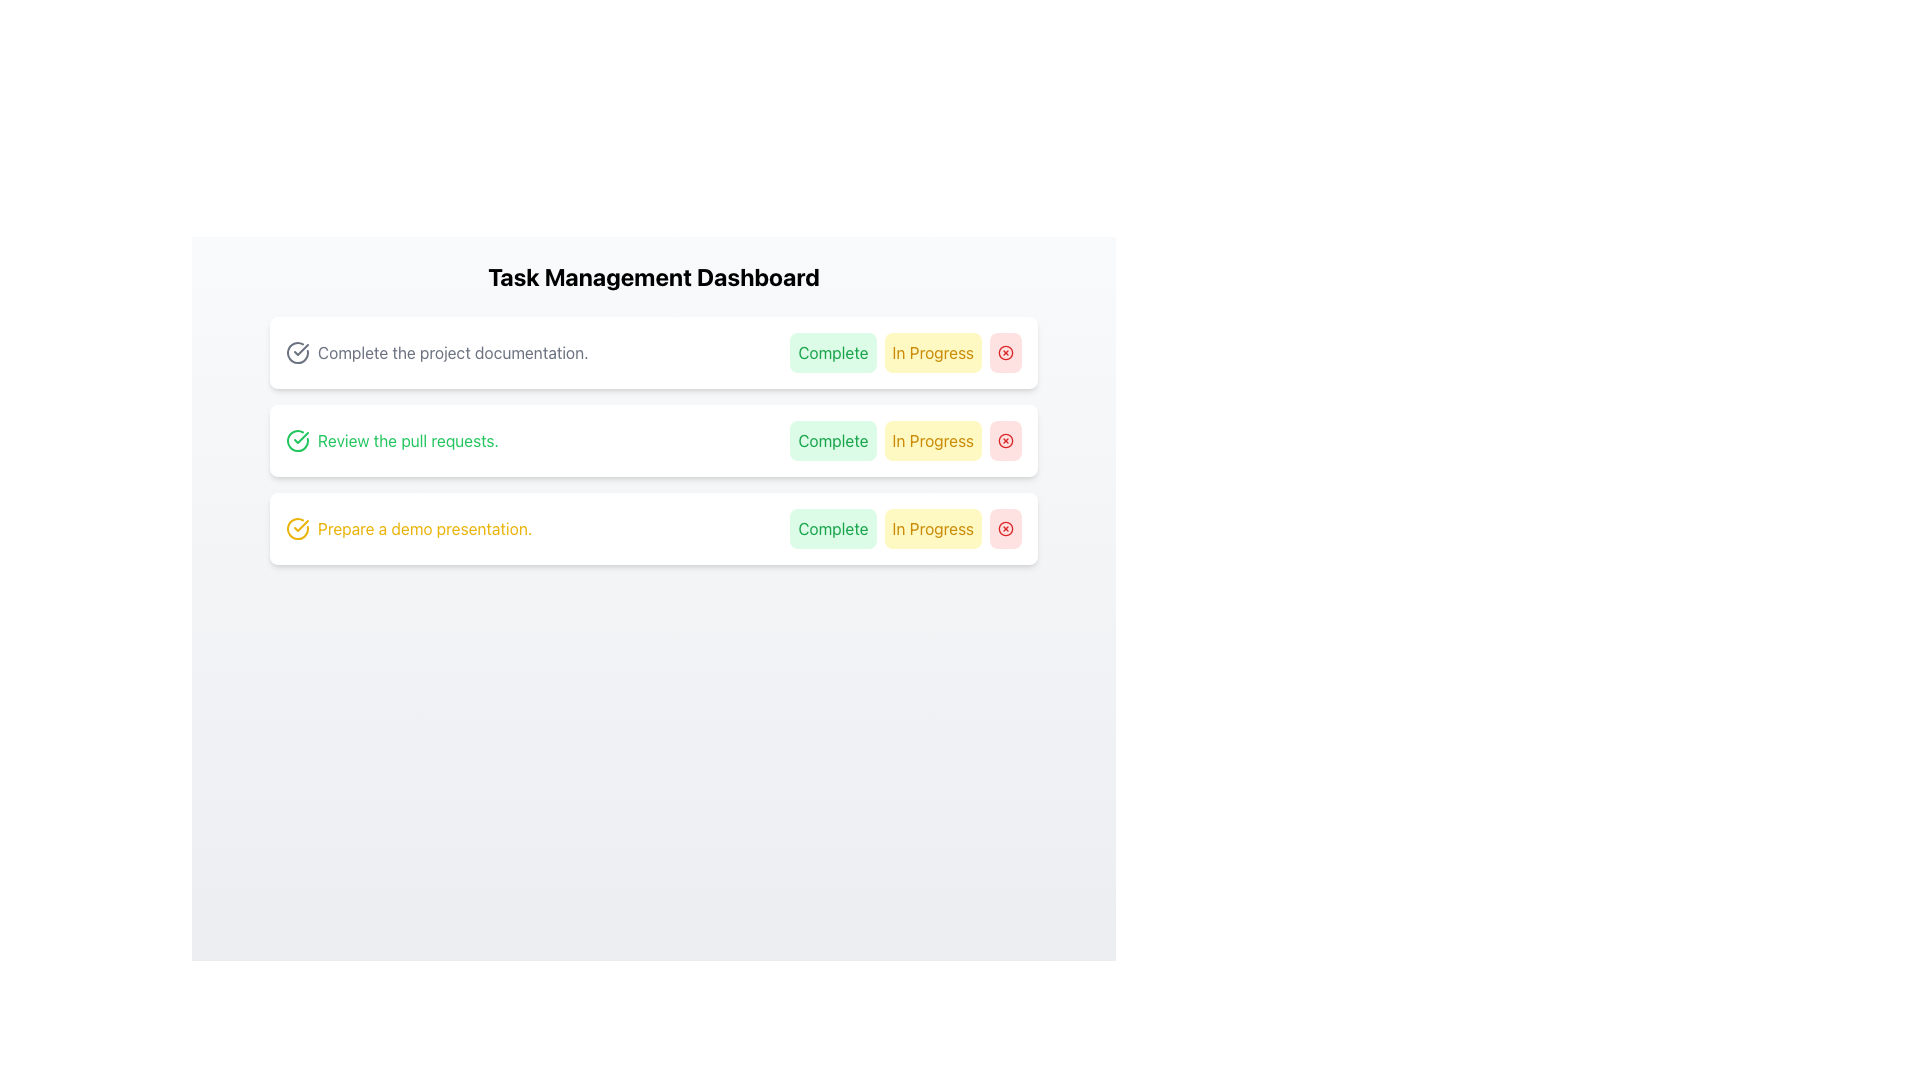  Describe the element at coordinates (932, 352) in the screenshot. I see `the button labeled 'In Progress' with a yellow background` at that location.